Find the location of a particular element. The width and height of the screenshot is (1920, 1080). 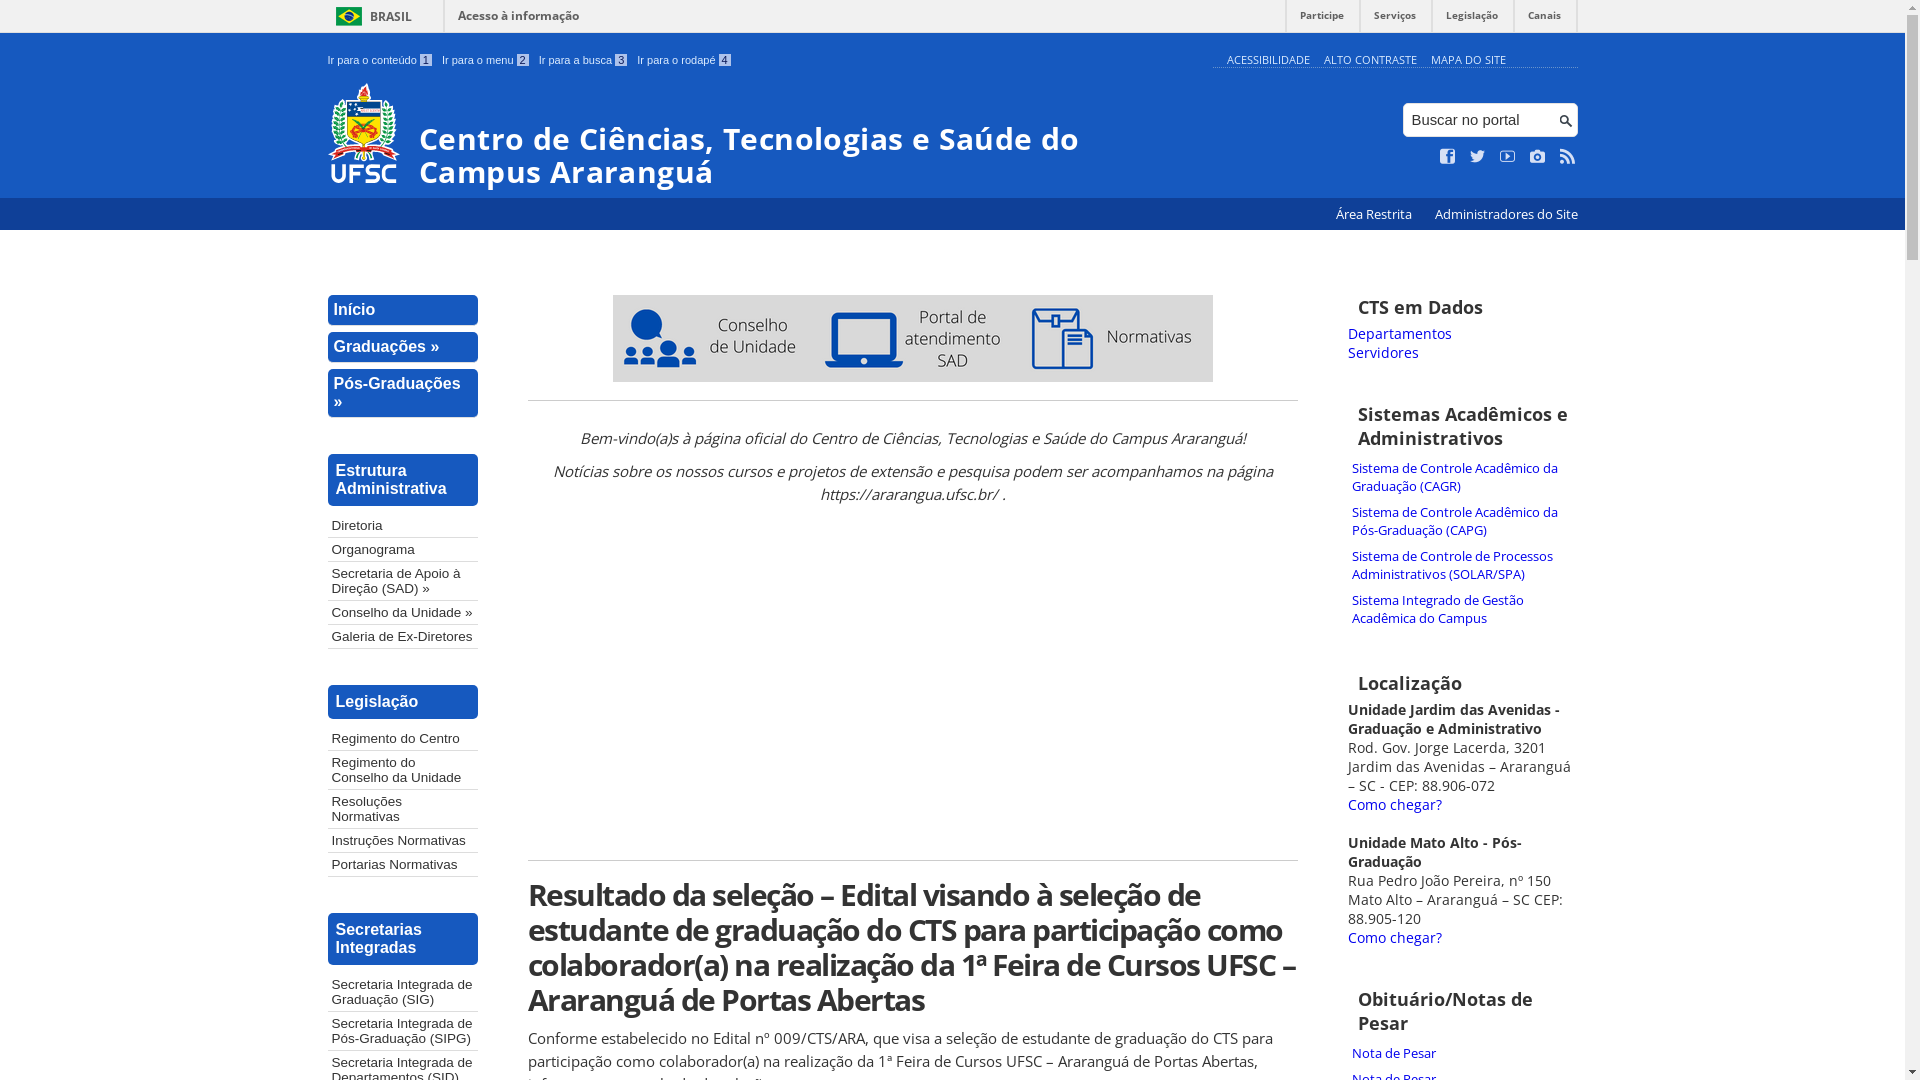

'Servidores' is located at coordinates (1382, 351).